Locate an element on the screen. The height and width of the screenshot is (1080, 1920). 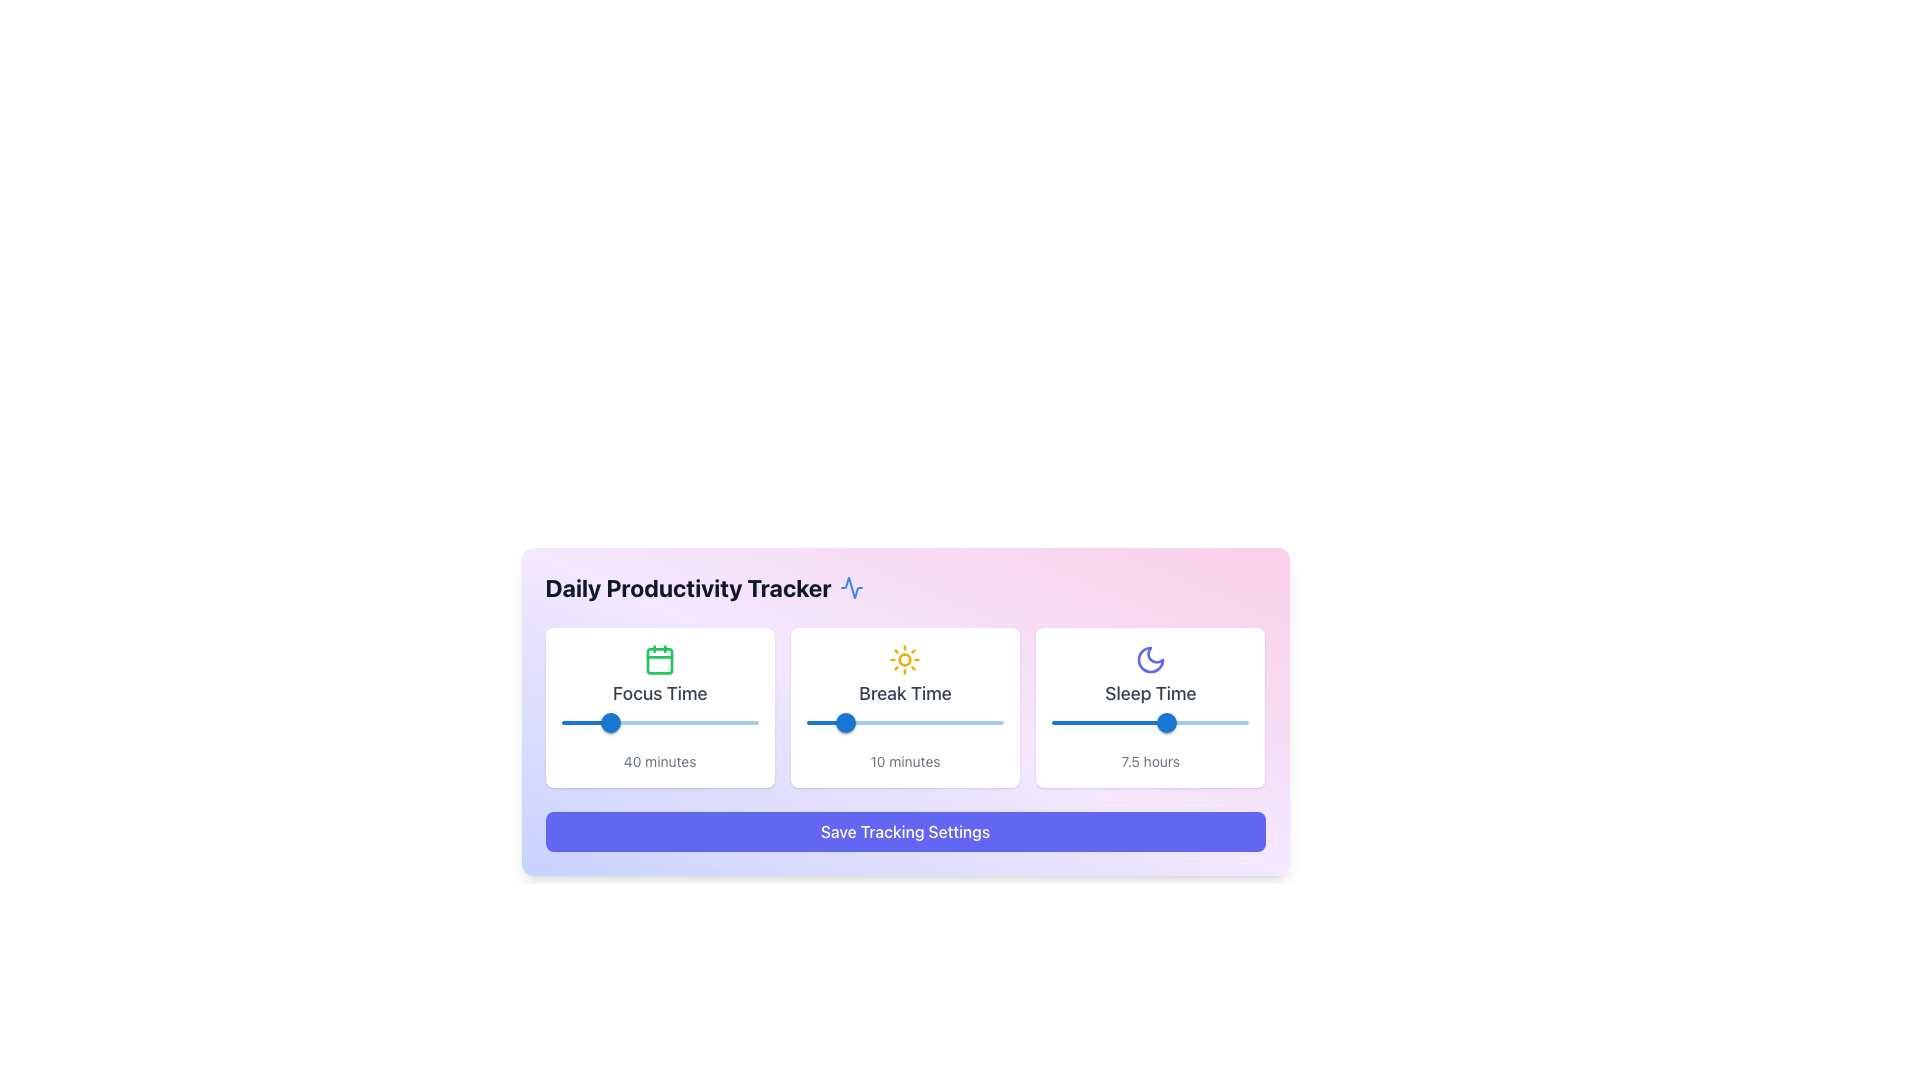
the focus time is located at coordinates (629, 722).